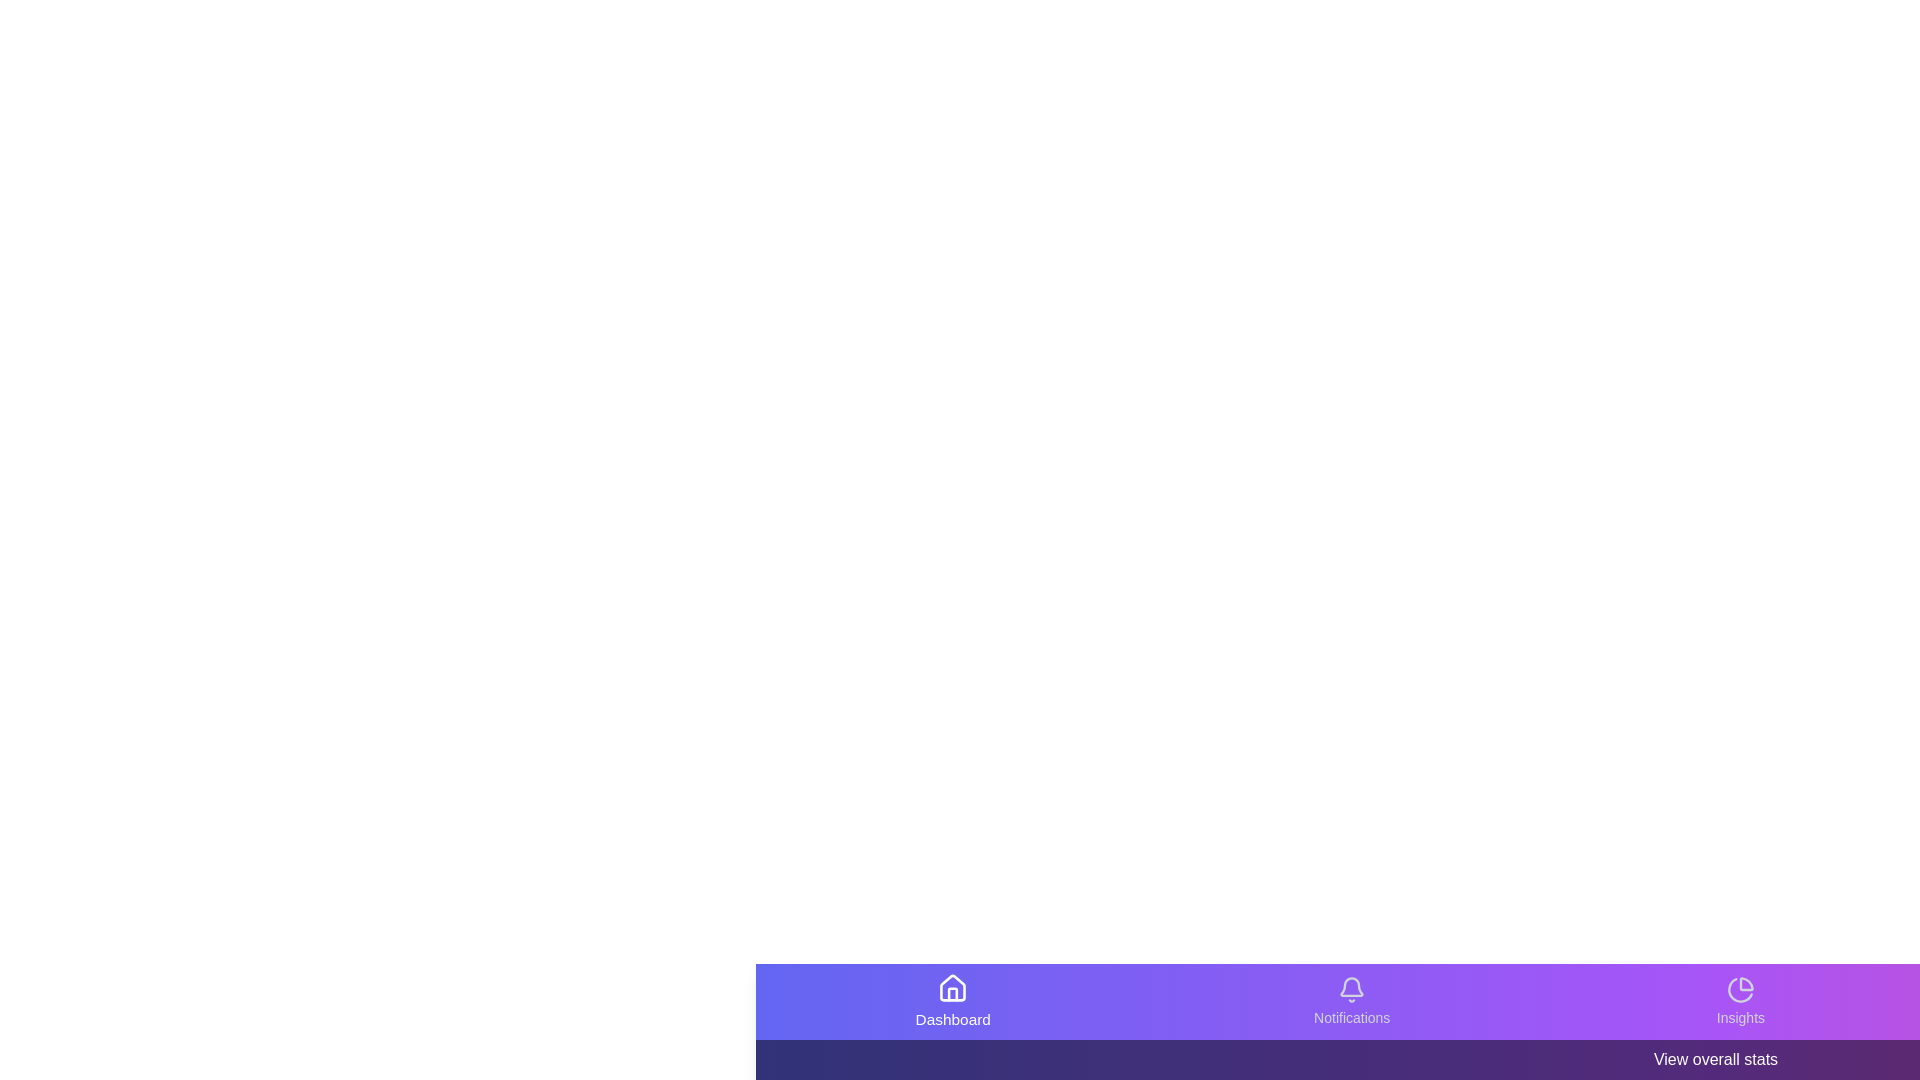 Image resolution: width=1920 pixels, height=1080 pixels. What do you see at coordinates (1738, 1002) in the screenshot?
I see `the Insights icon in the bottom navigation bar` at bounding box center [1738, 1002].